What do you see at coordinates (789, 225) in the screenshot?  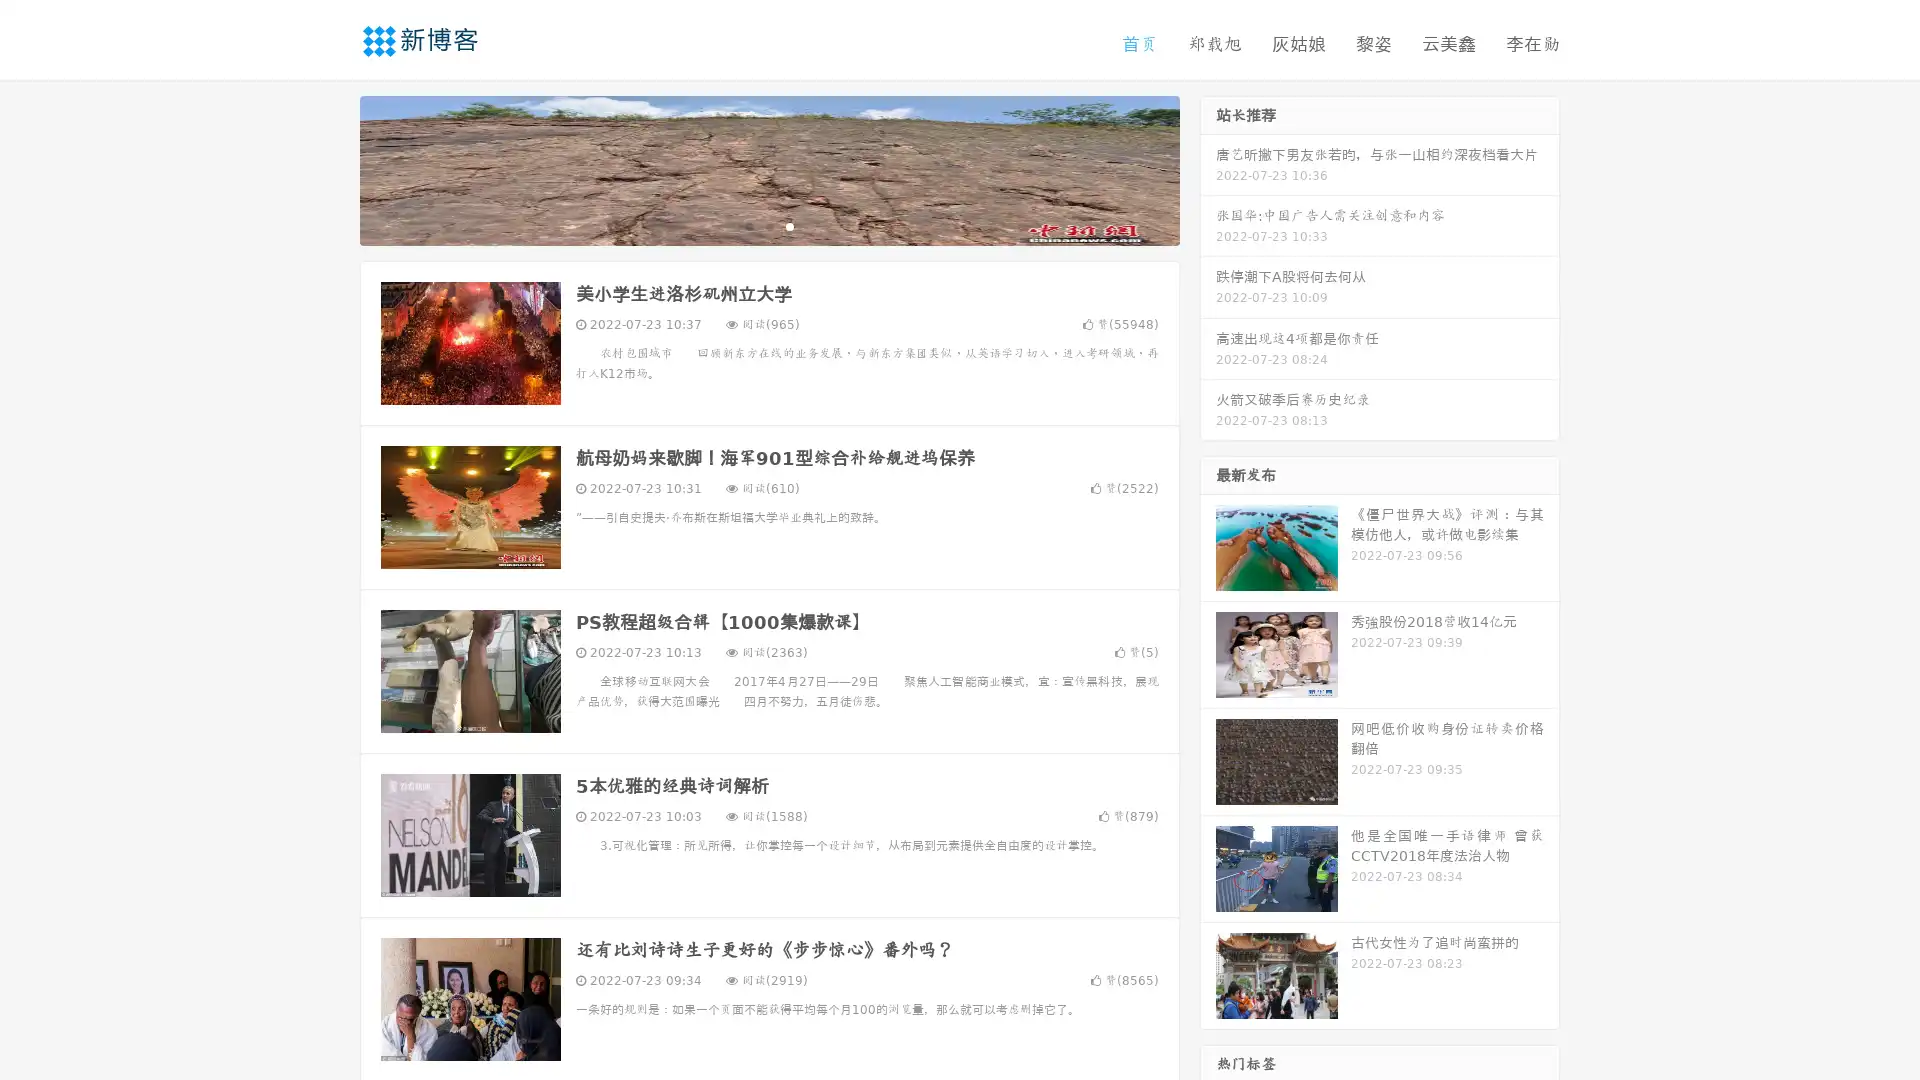 I see `Go to slide 3` at bounding box center [789, 225].